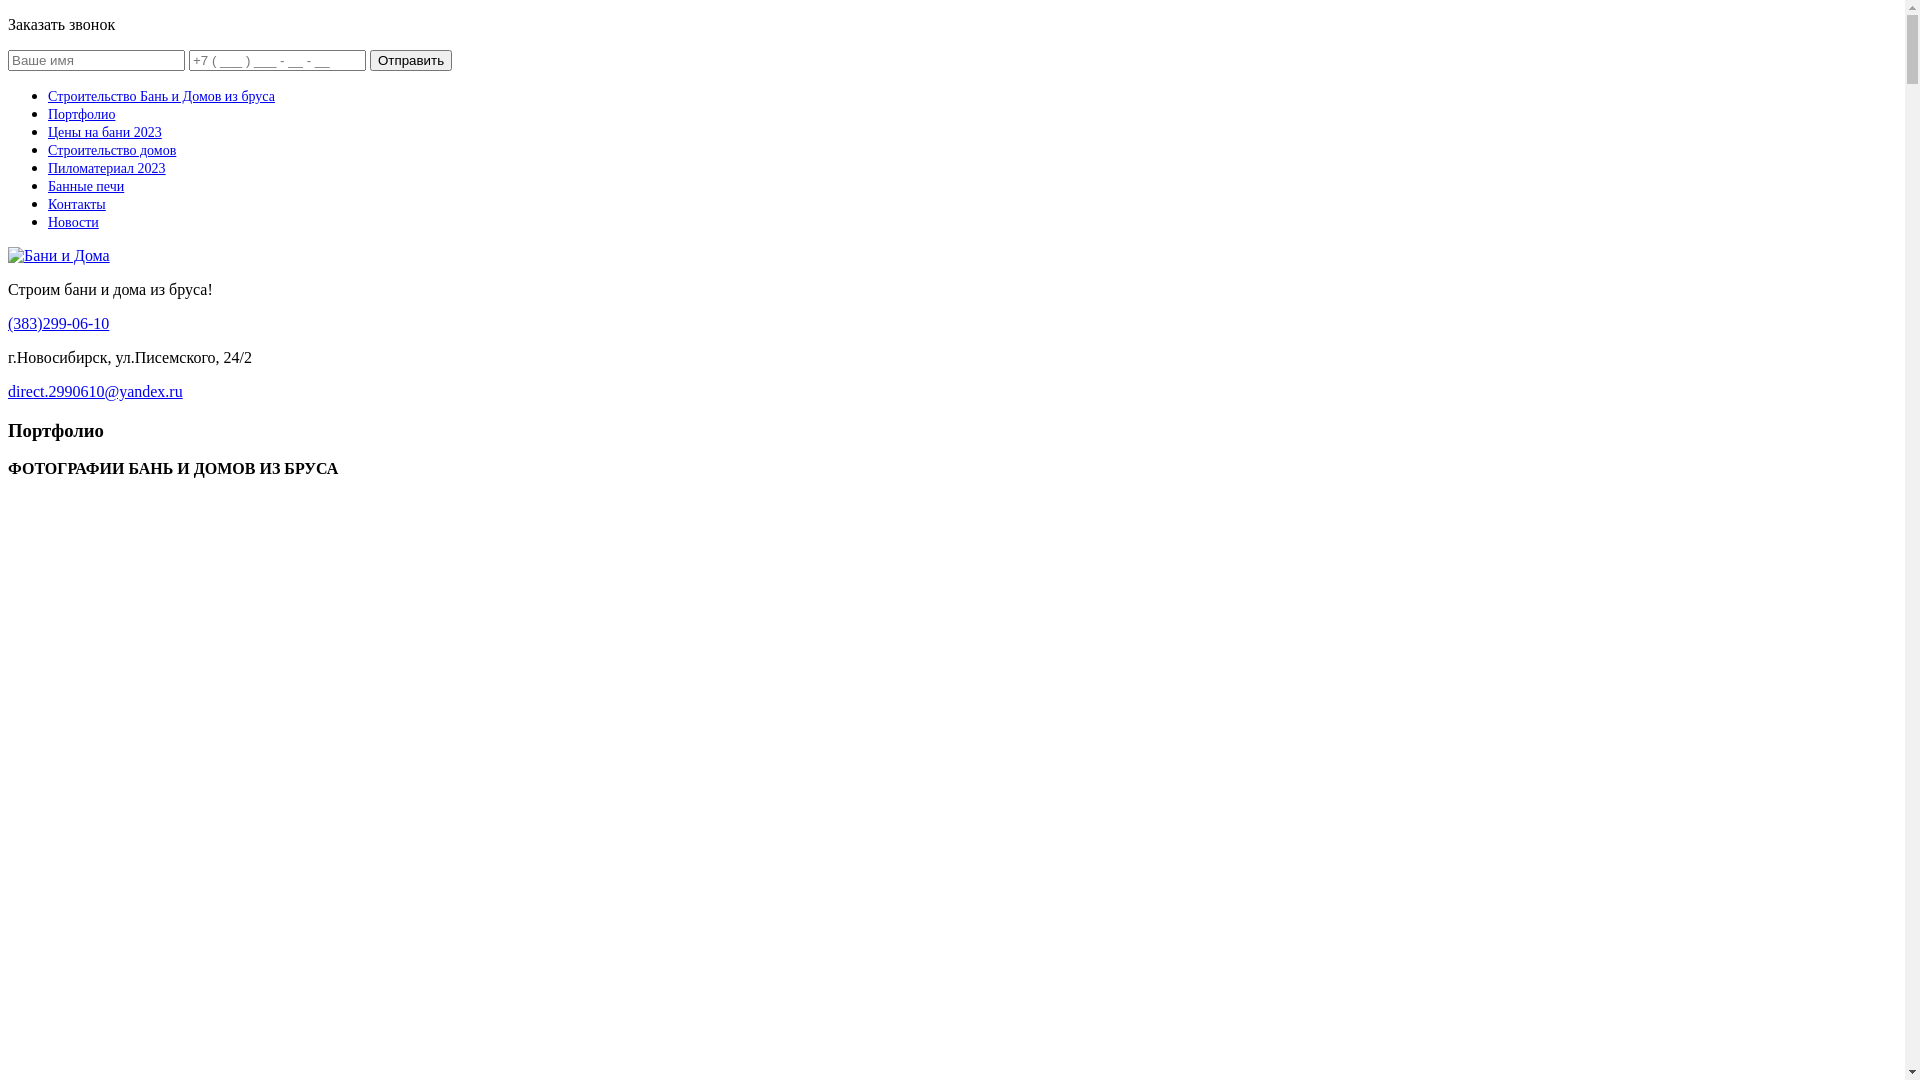 The height and width of the screenshot is (1080, 1920). Describe the element at coordinates (8, 322) in the screenshot. I see `'(383)299-06-10'` at that location.